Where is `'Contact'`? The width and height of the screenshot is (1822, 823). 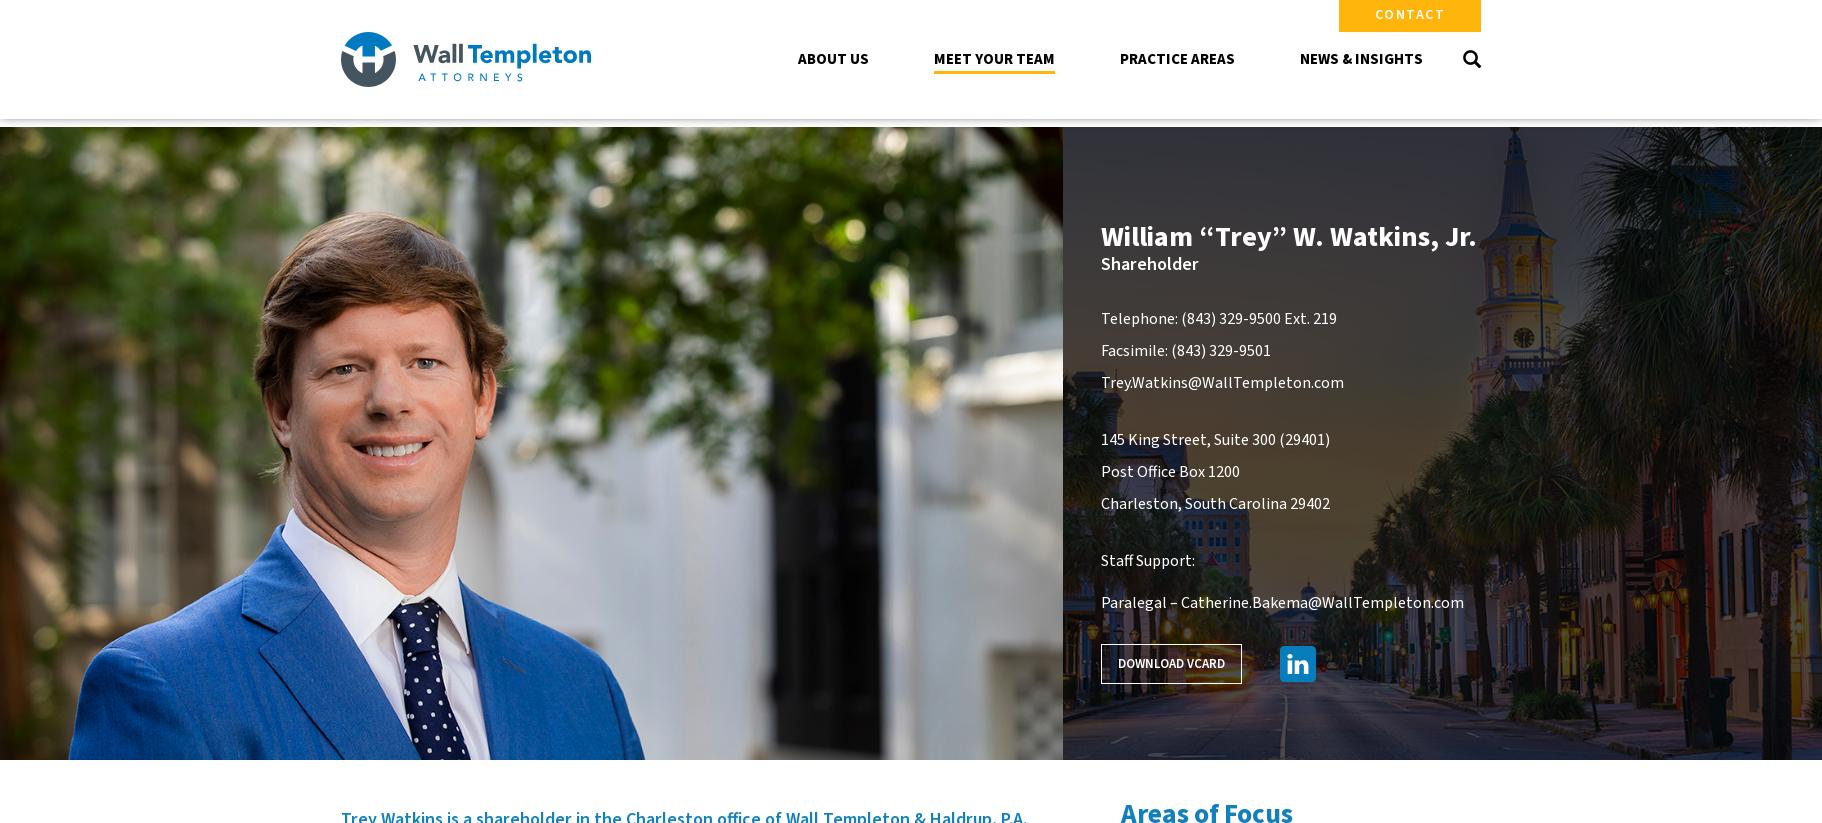
'Contact' is located at coordinates (1409, 13).